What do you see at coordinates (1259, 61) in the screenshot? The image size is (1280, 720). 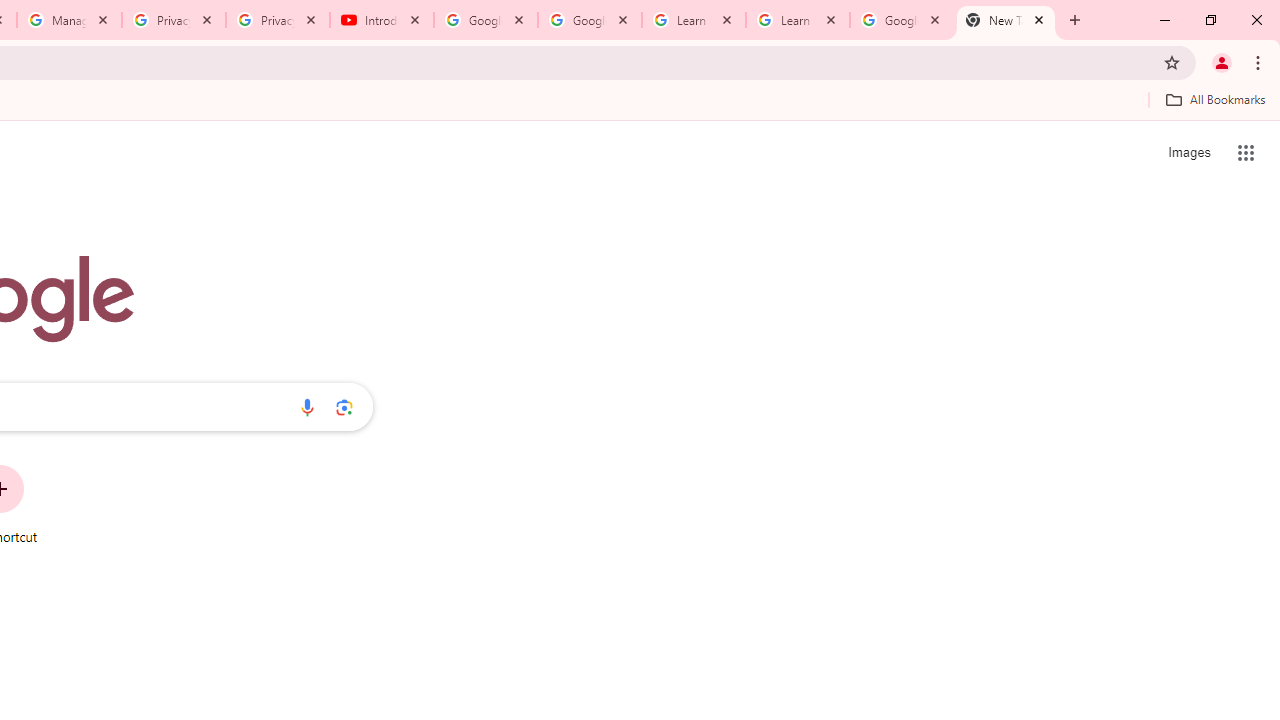 I see `'Chrome'` at bounding box center [1259, 61].